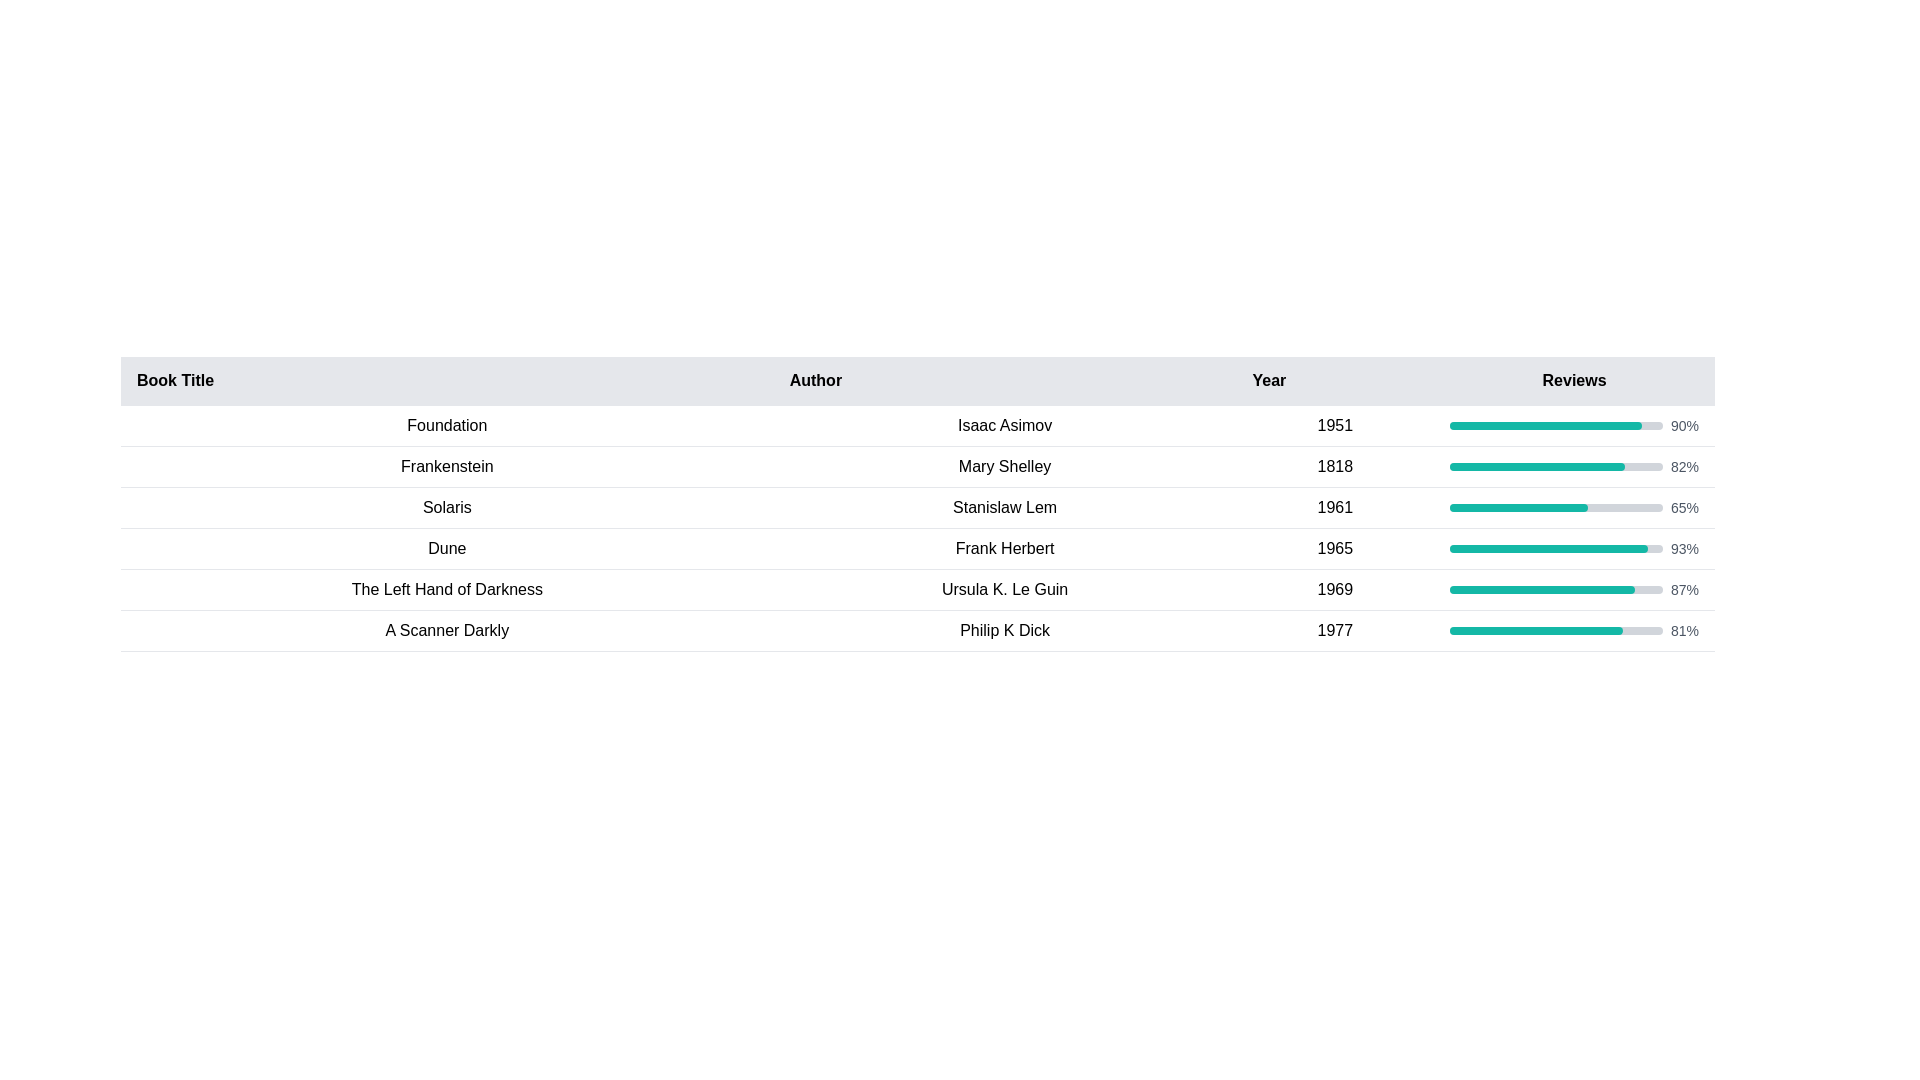 The width and height of the screenshot is (1920, 1080). What do you see at coordinates (1573, 589) in the screenshot?
I see `the progress bar with a numeric percentage indicator '87%' adjacent to its right end, located in the 'Reviews' column for the book 'The Left Hand of Darkness', to inspect its accessibility properties` at bounding box center [1573, 589].